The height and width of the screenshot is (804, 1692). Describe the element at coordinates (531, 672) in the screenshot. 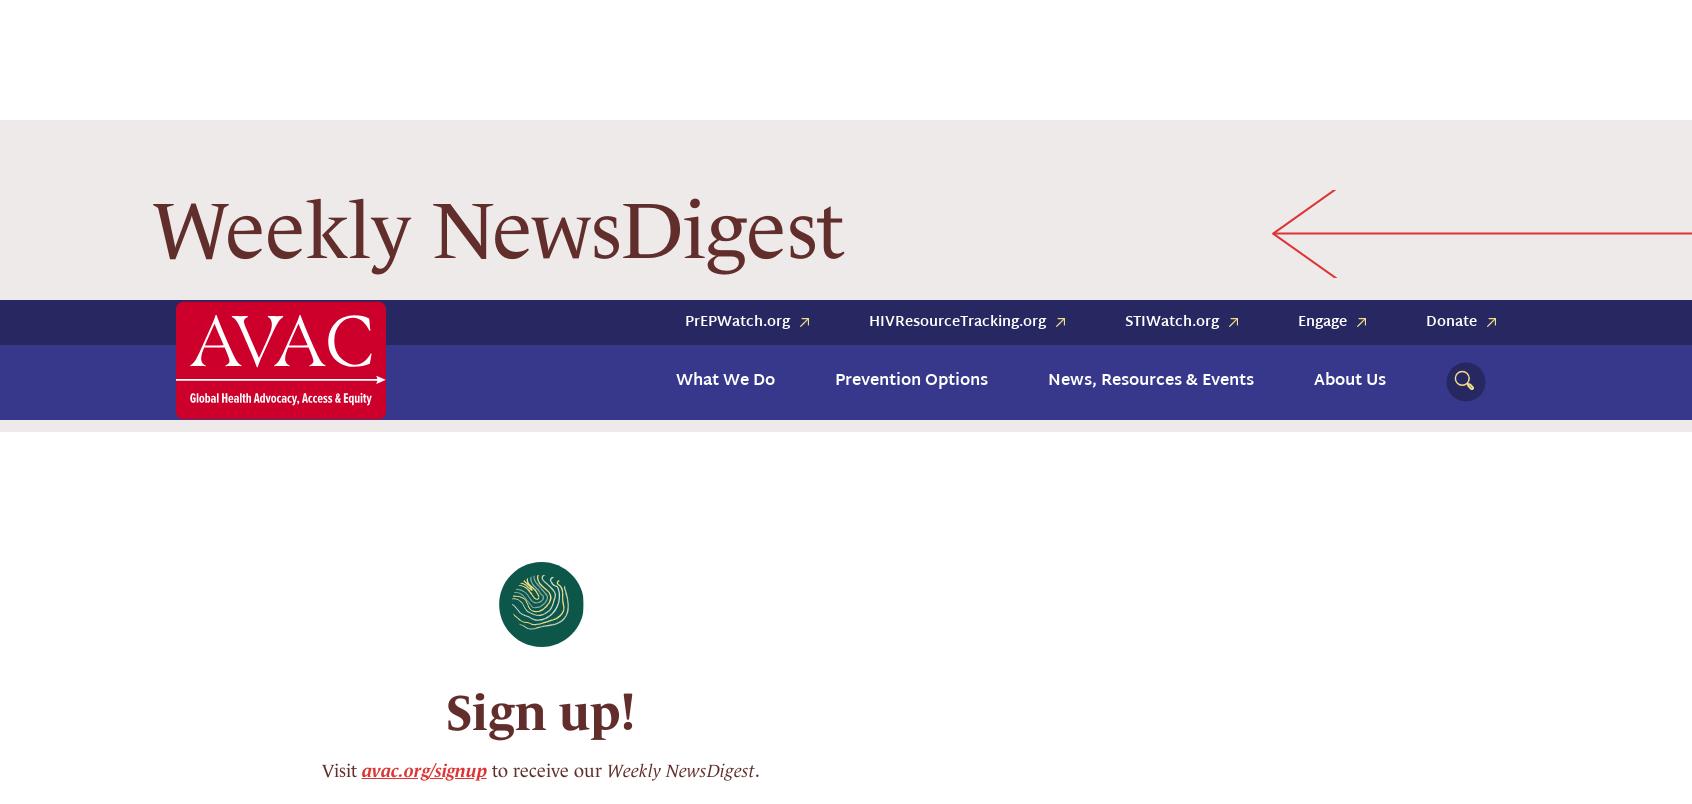

I see `'Our goal is to raise awareness about the various opinions and information disseminated in the press and scientific journals concerning HIV prevention research, and to support evidence-based advocacy and decision-making.'` at that location.